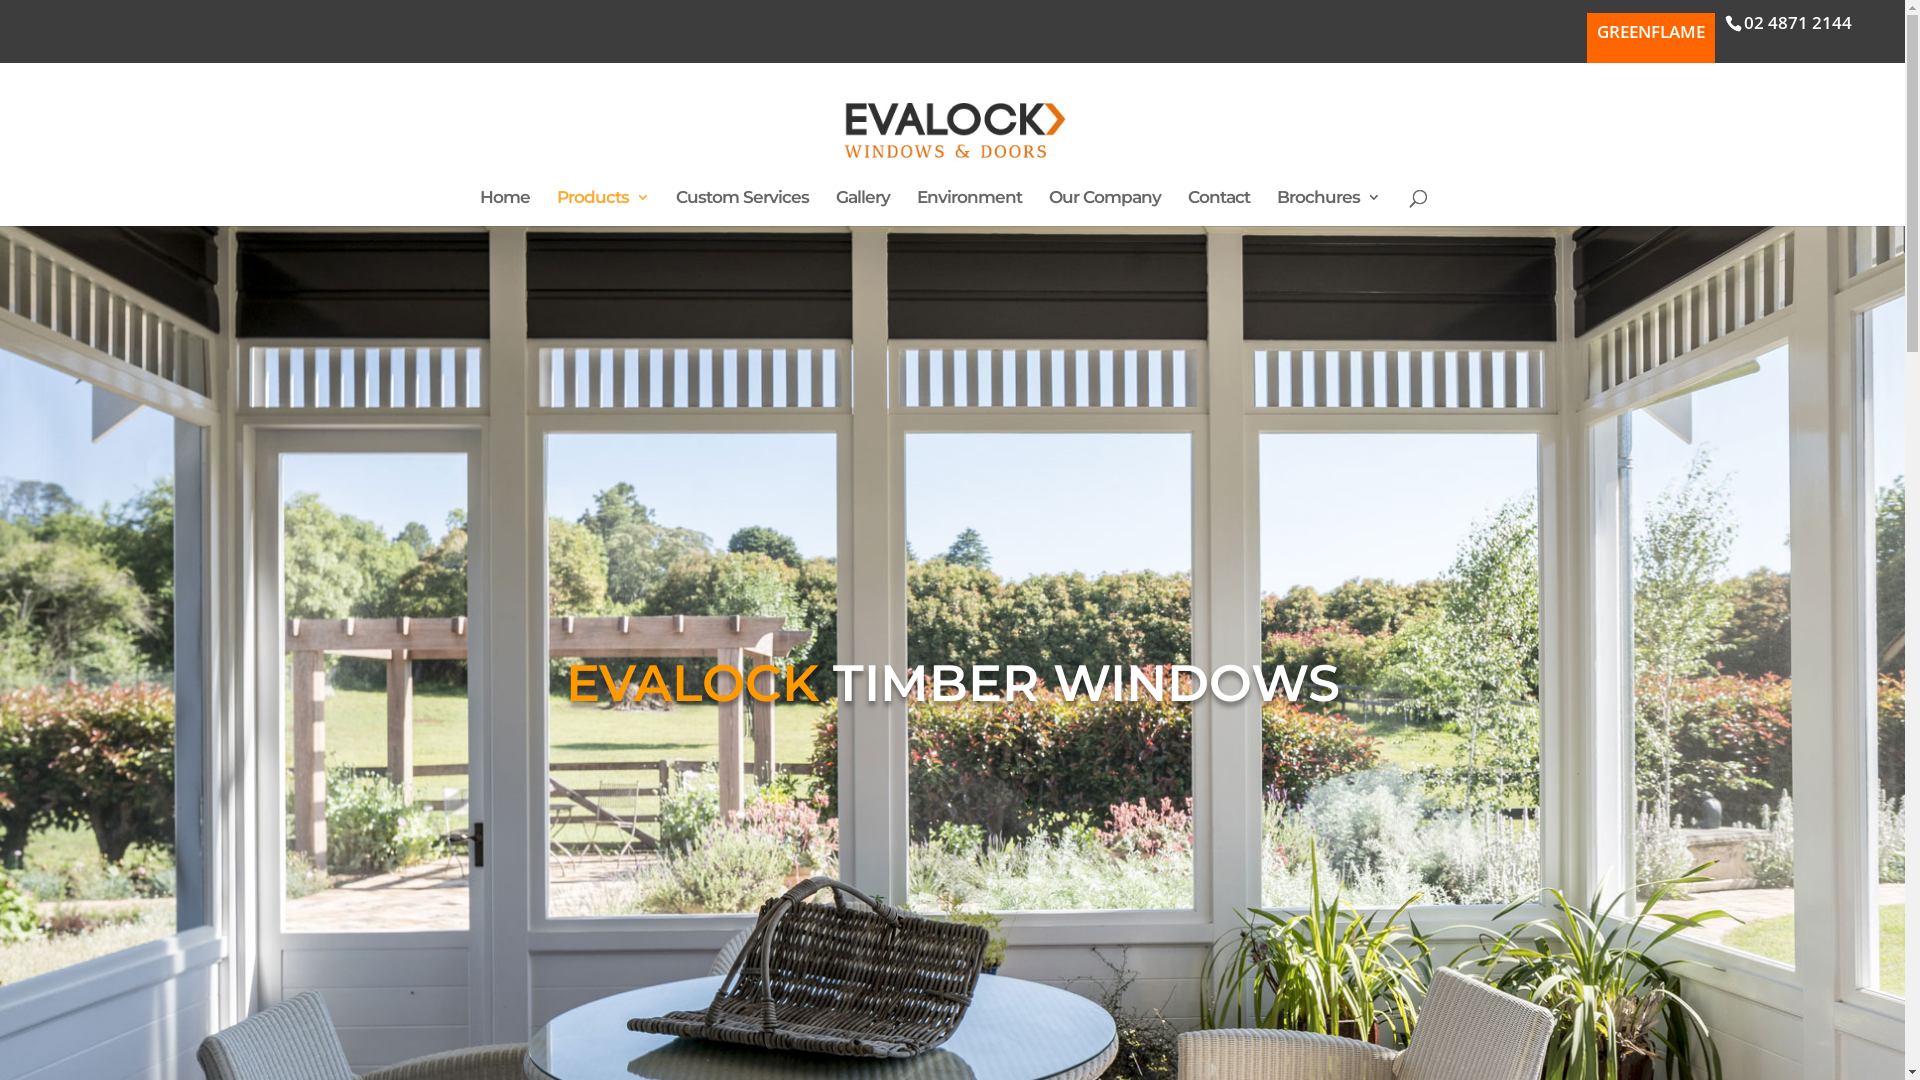  Describe the element at coordinates (504, 208) in the screenshot. I see `'Home'` at that location.